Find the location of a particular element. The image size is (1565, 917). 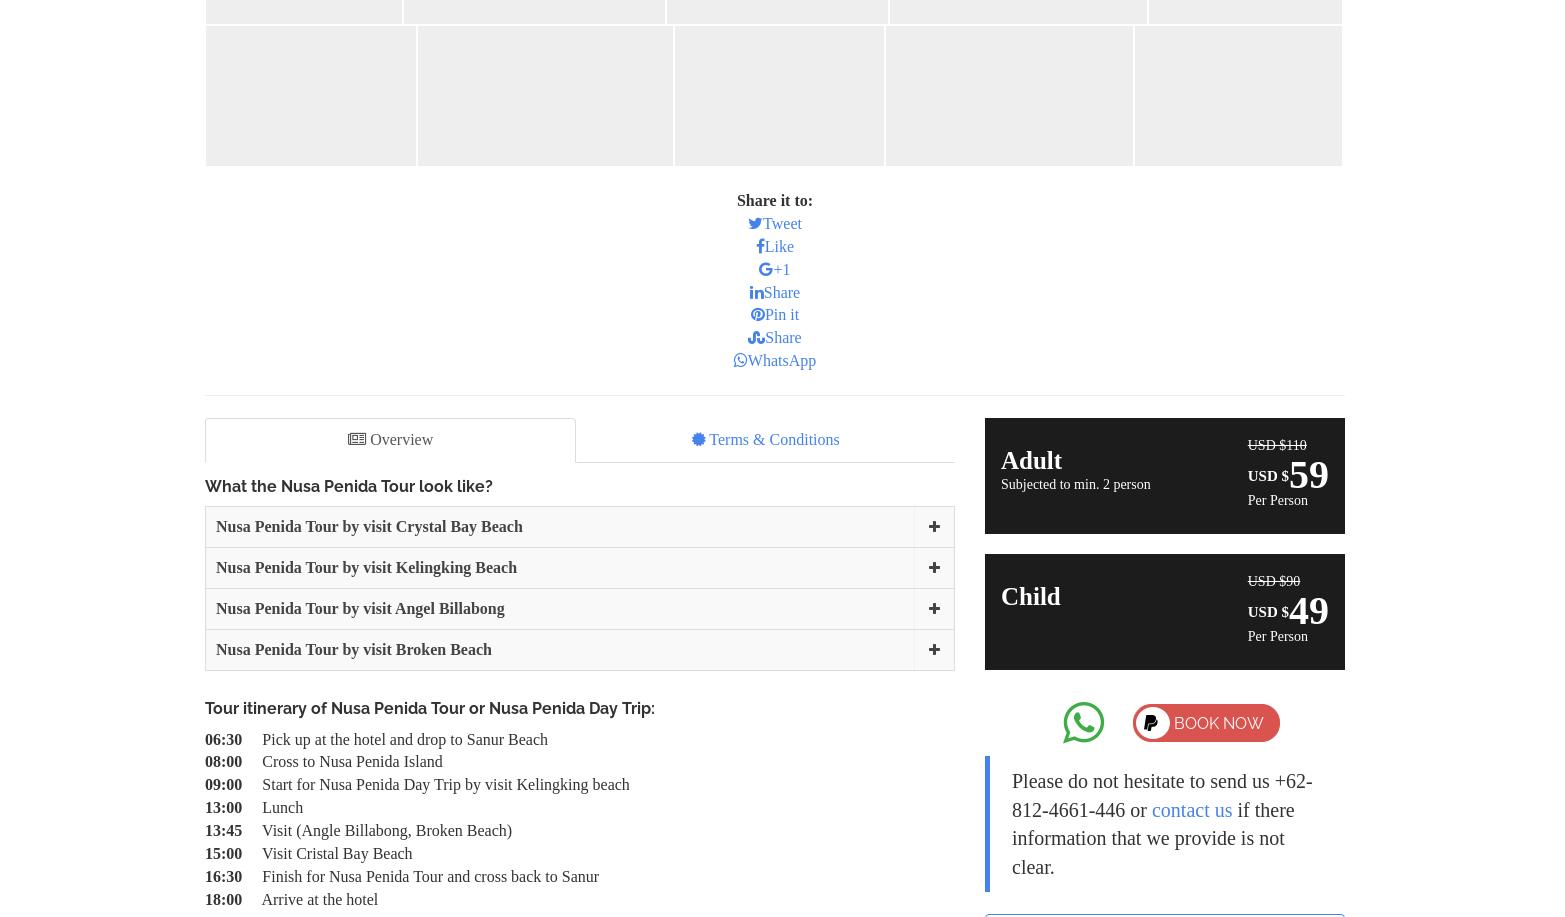

'Nusa Penida Tour by visit Crystal Bay Beach' is located at coordinates (368, 526).